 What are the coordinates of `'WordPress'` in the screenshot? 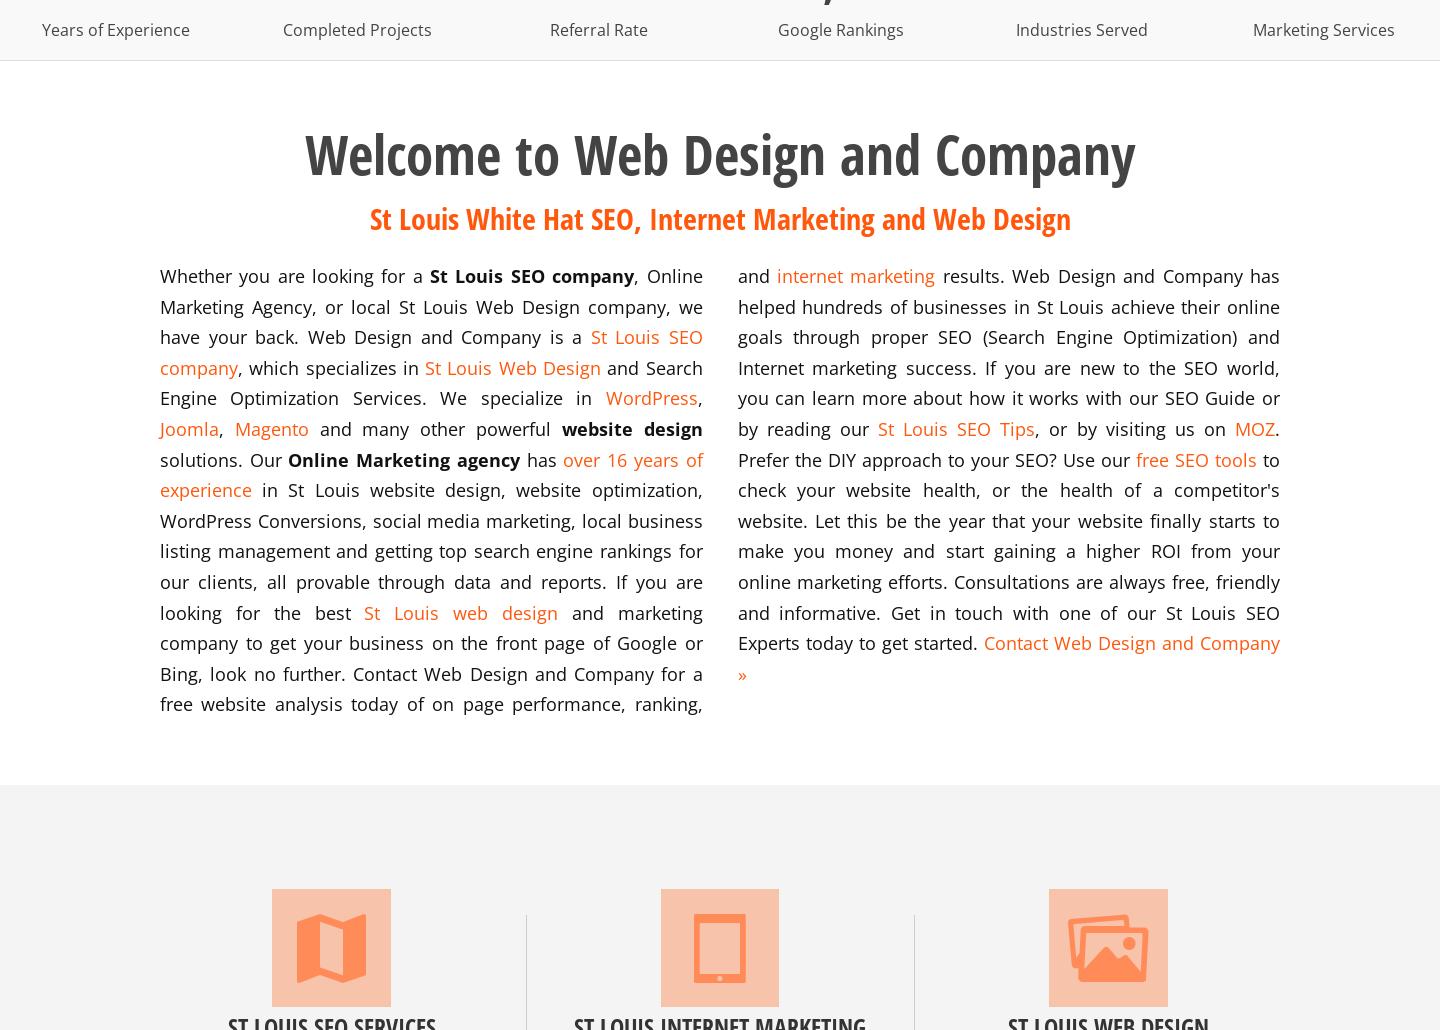 It's located at (650, 397).